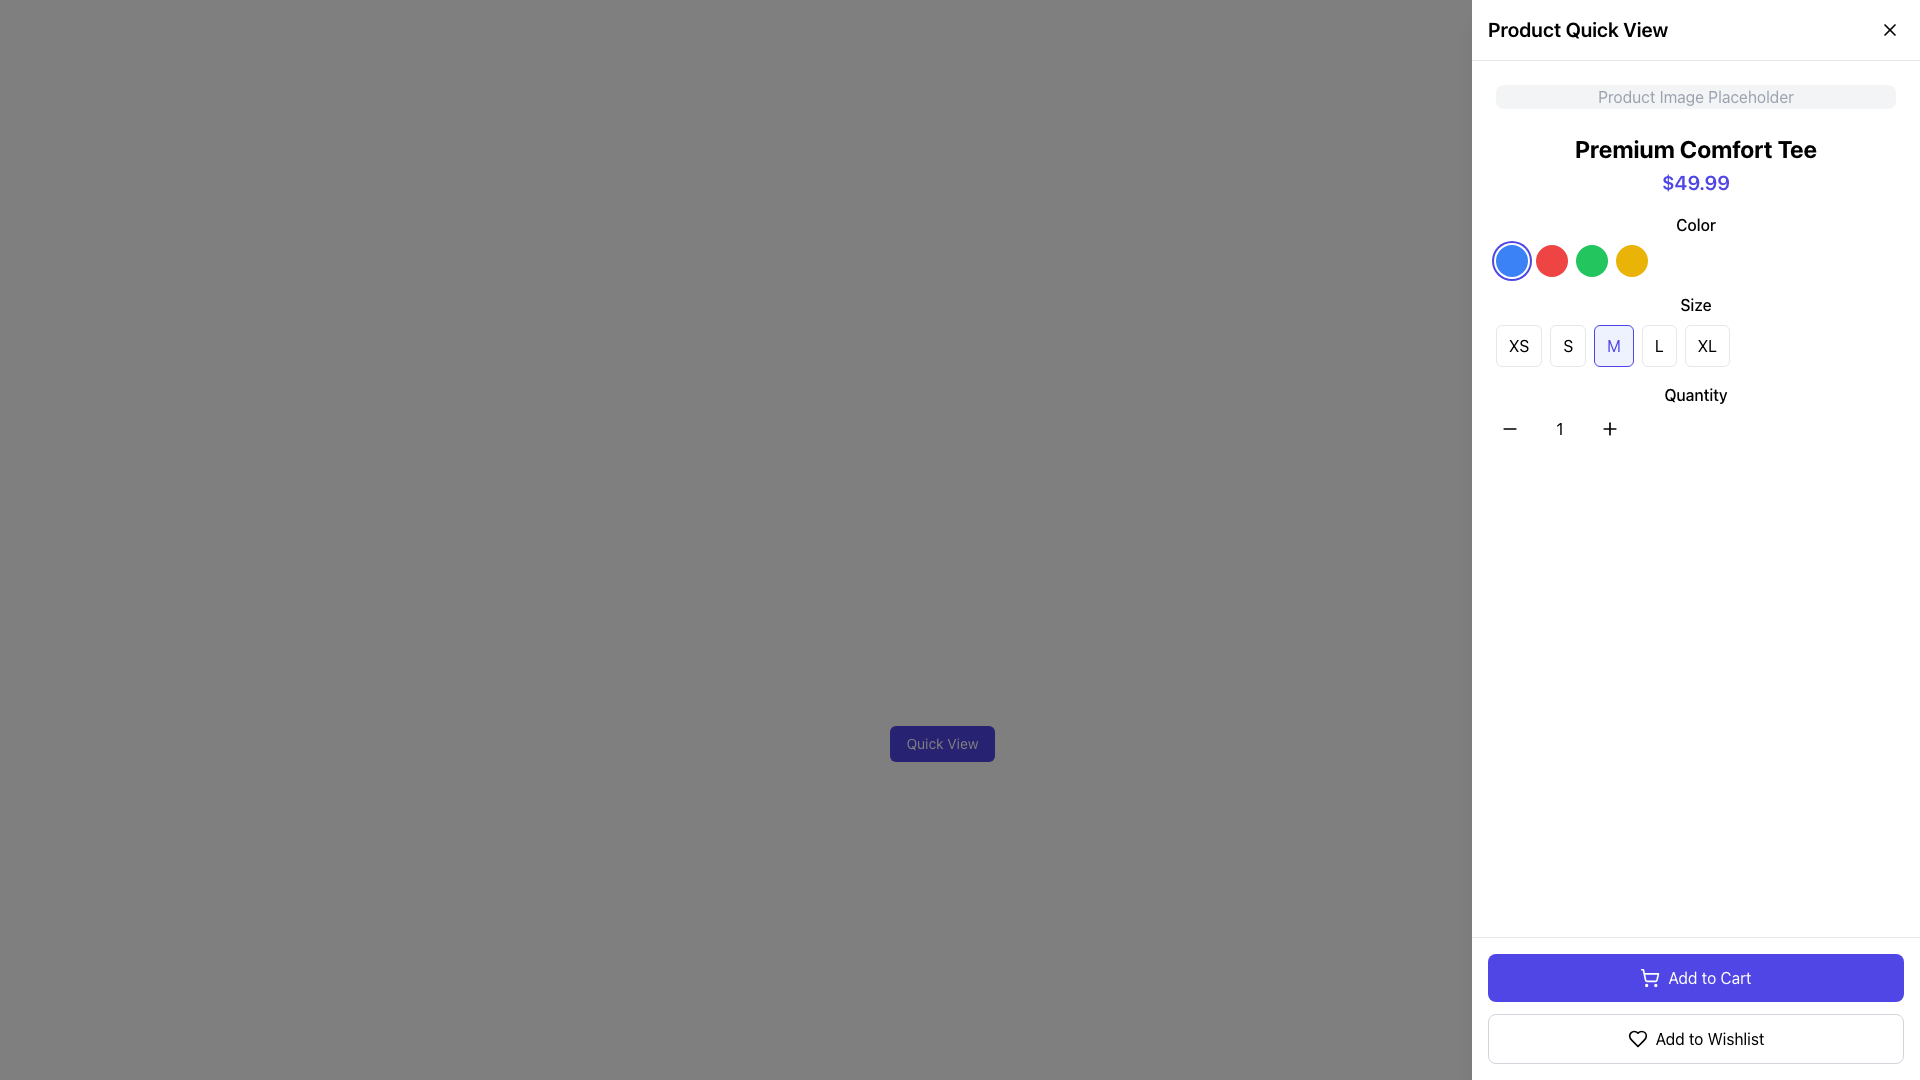 This screenshot has height=1080, width=1920. What do you see at coordinates (1510, 427) in the screenshot?
I see `the button with gray rounded edges featuring a black minus icon, located in the 'Quantity' section of the product quick view modal` at bounding box center [1510, 427].